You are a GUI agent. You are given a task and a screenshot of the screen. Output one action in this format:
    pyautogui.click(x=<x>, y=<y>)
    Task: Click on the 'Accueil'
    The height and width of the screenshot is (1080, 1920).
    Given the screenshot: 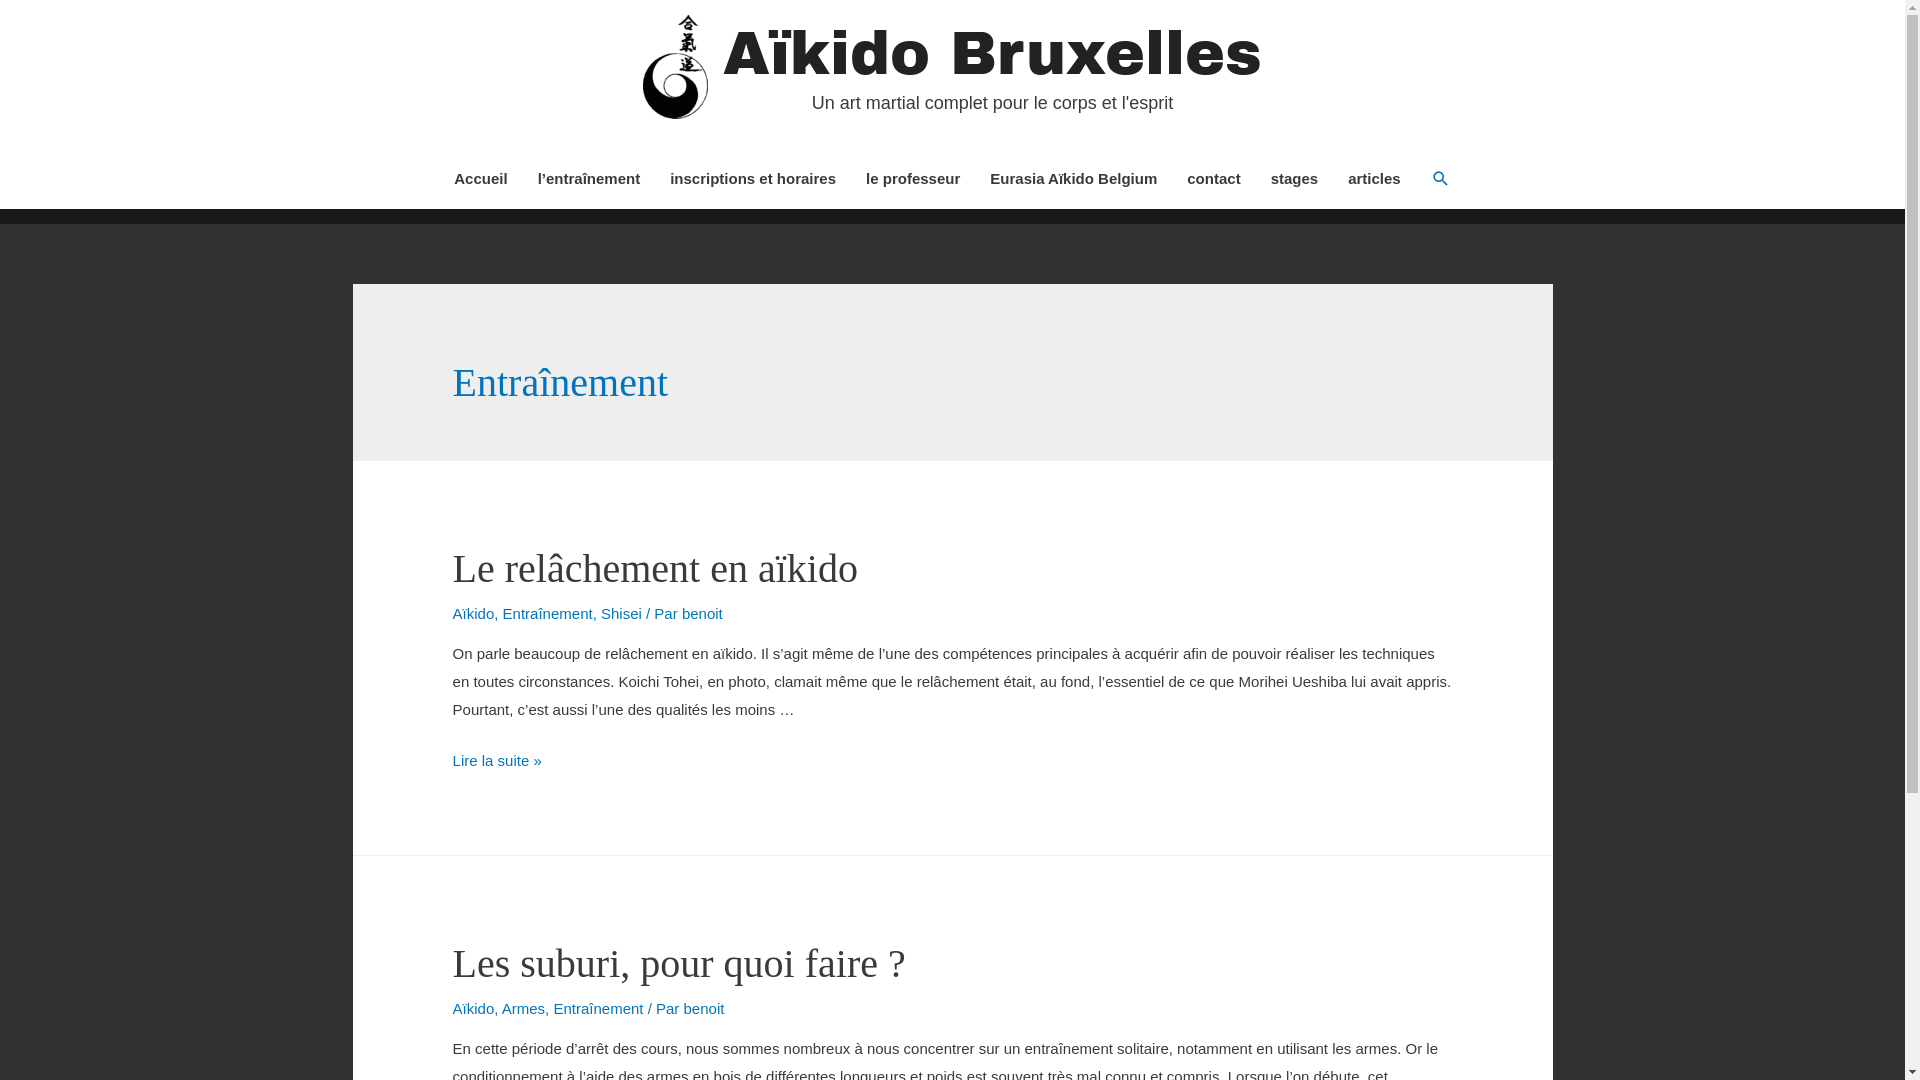 What is the action you would take?
    pyautogui.click(x=480, y=177)
    